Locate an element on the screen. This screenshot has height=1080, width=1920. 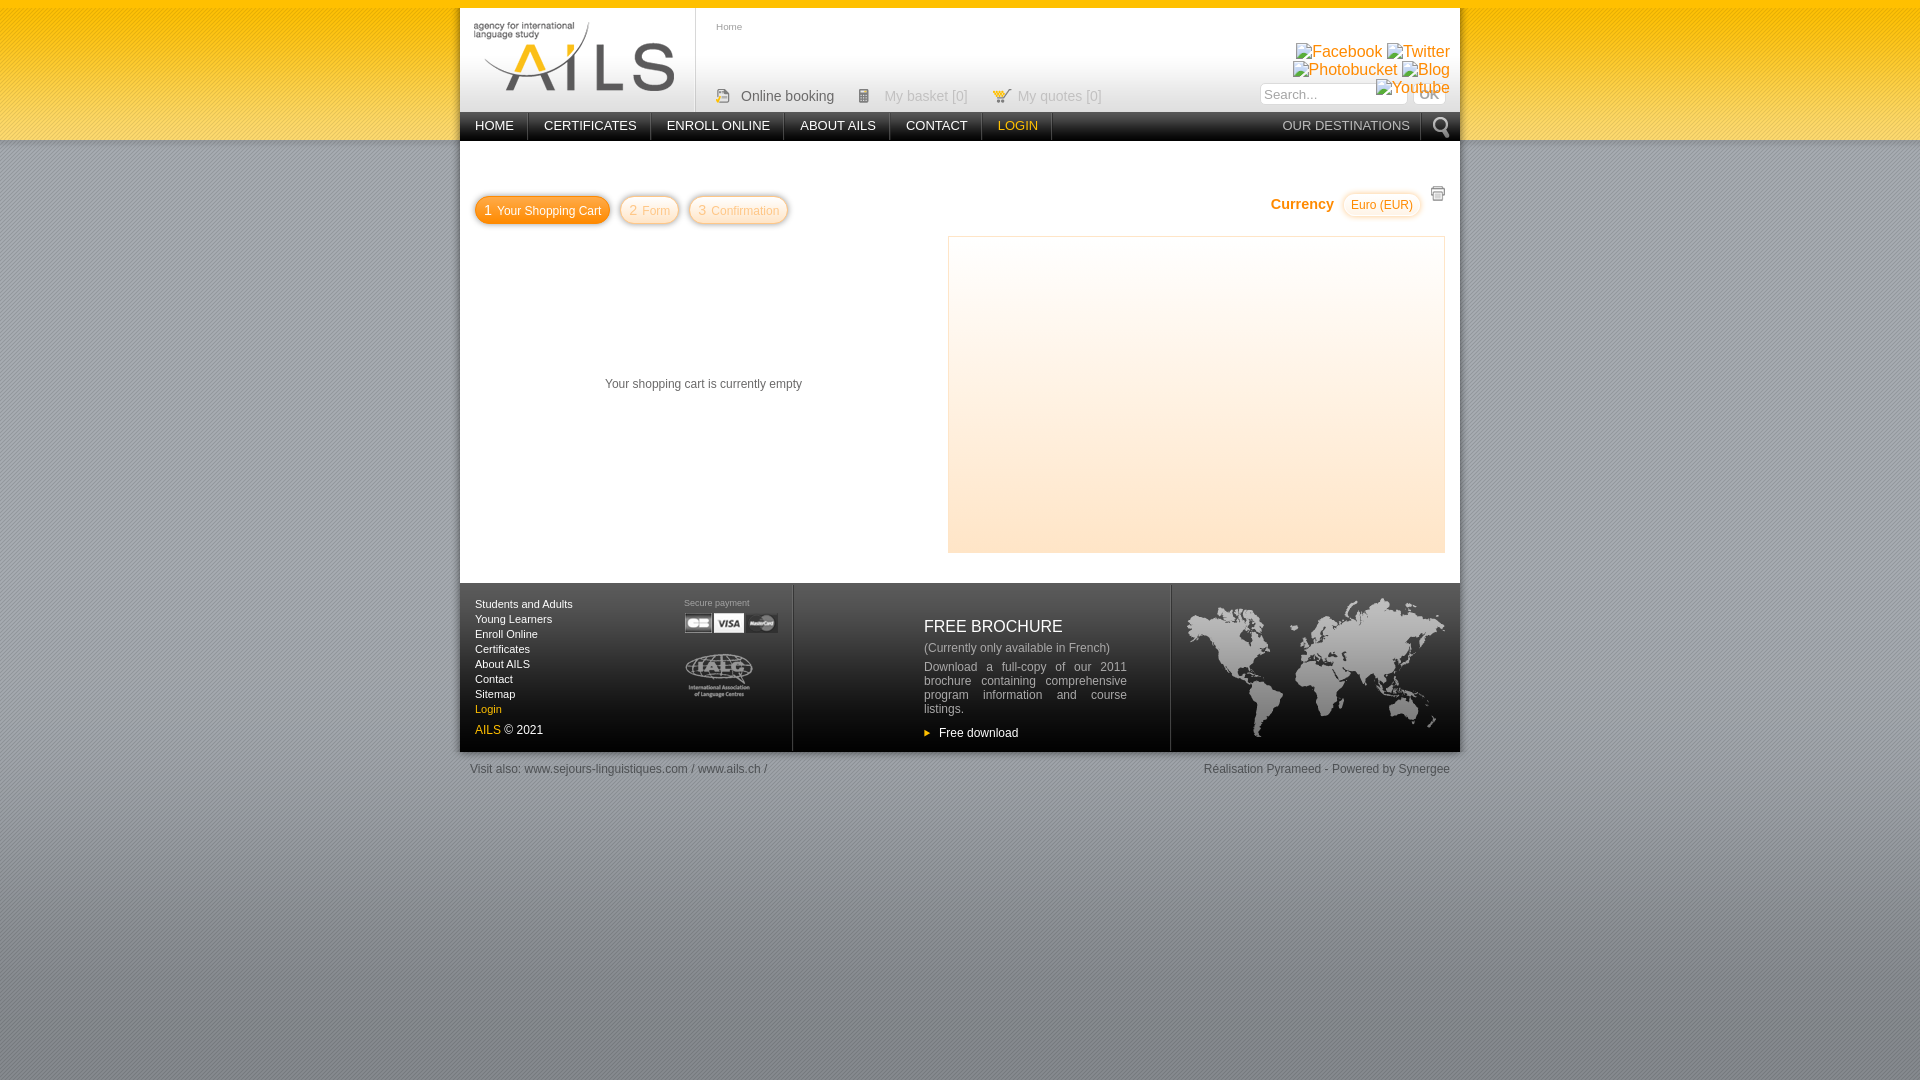
'Enroll Online' is located at coordinates (506, 633).